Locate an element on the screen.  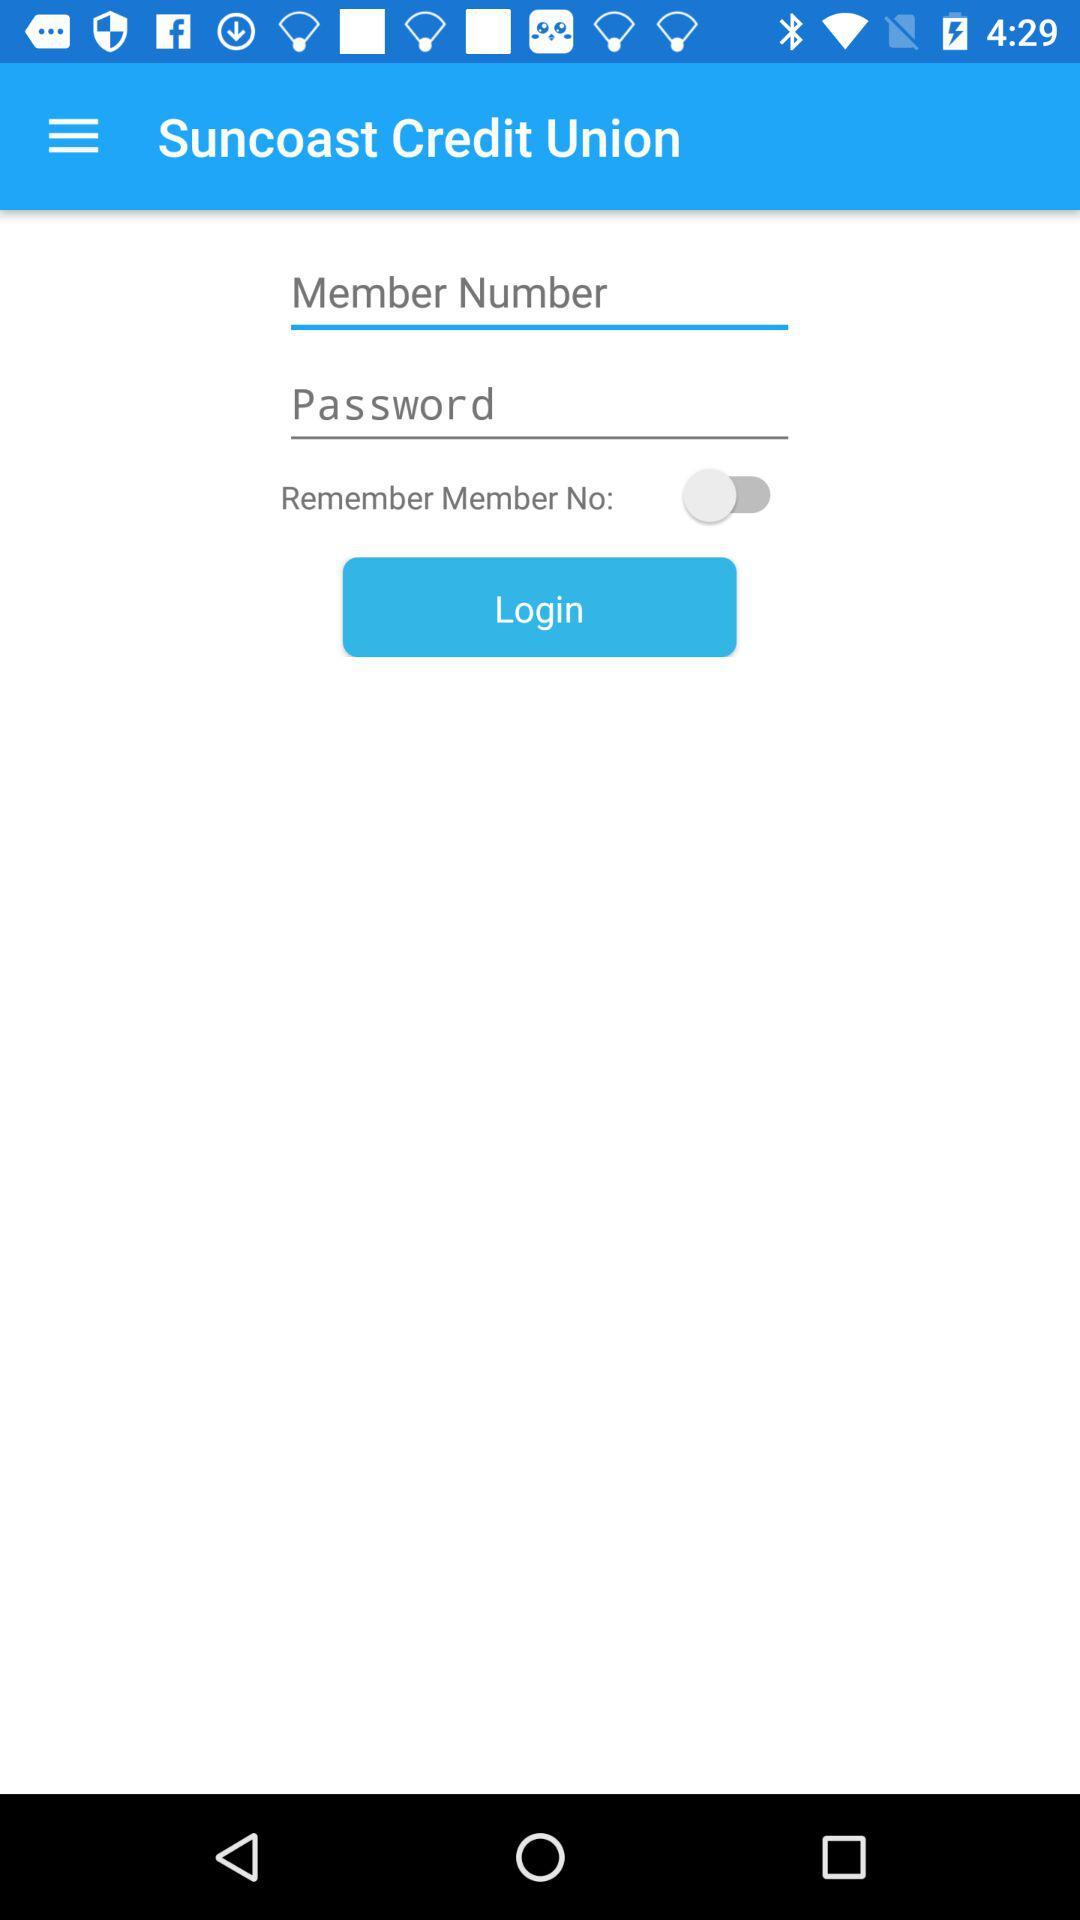
the login is located at coordinates (538, 606).